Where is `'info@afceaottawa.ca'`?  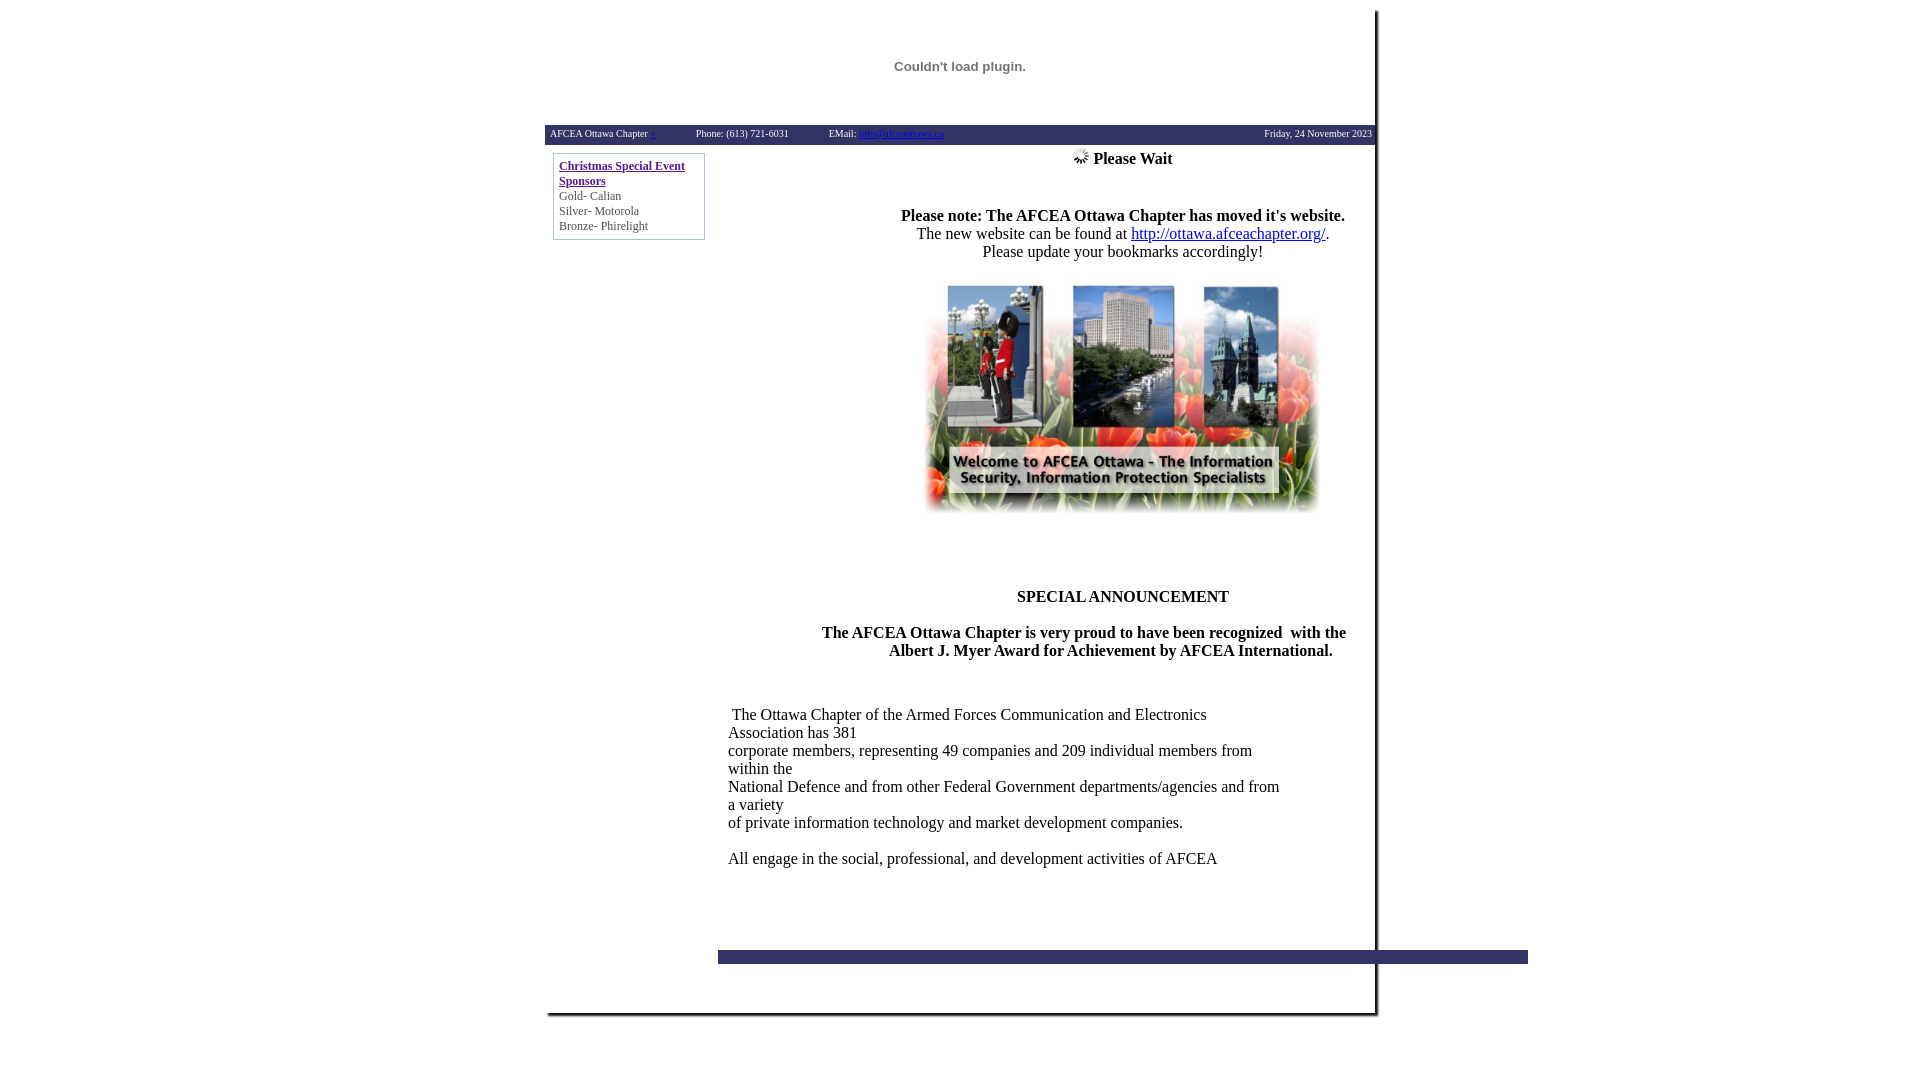
'info@afceaottawa.ca' is located at coordinates (900, 133).